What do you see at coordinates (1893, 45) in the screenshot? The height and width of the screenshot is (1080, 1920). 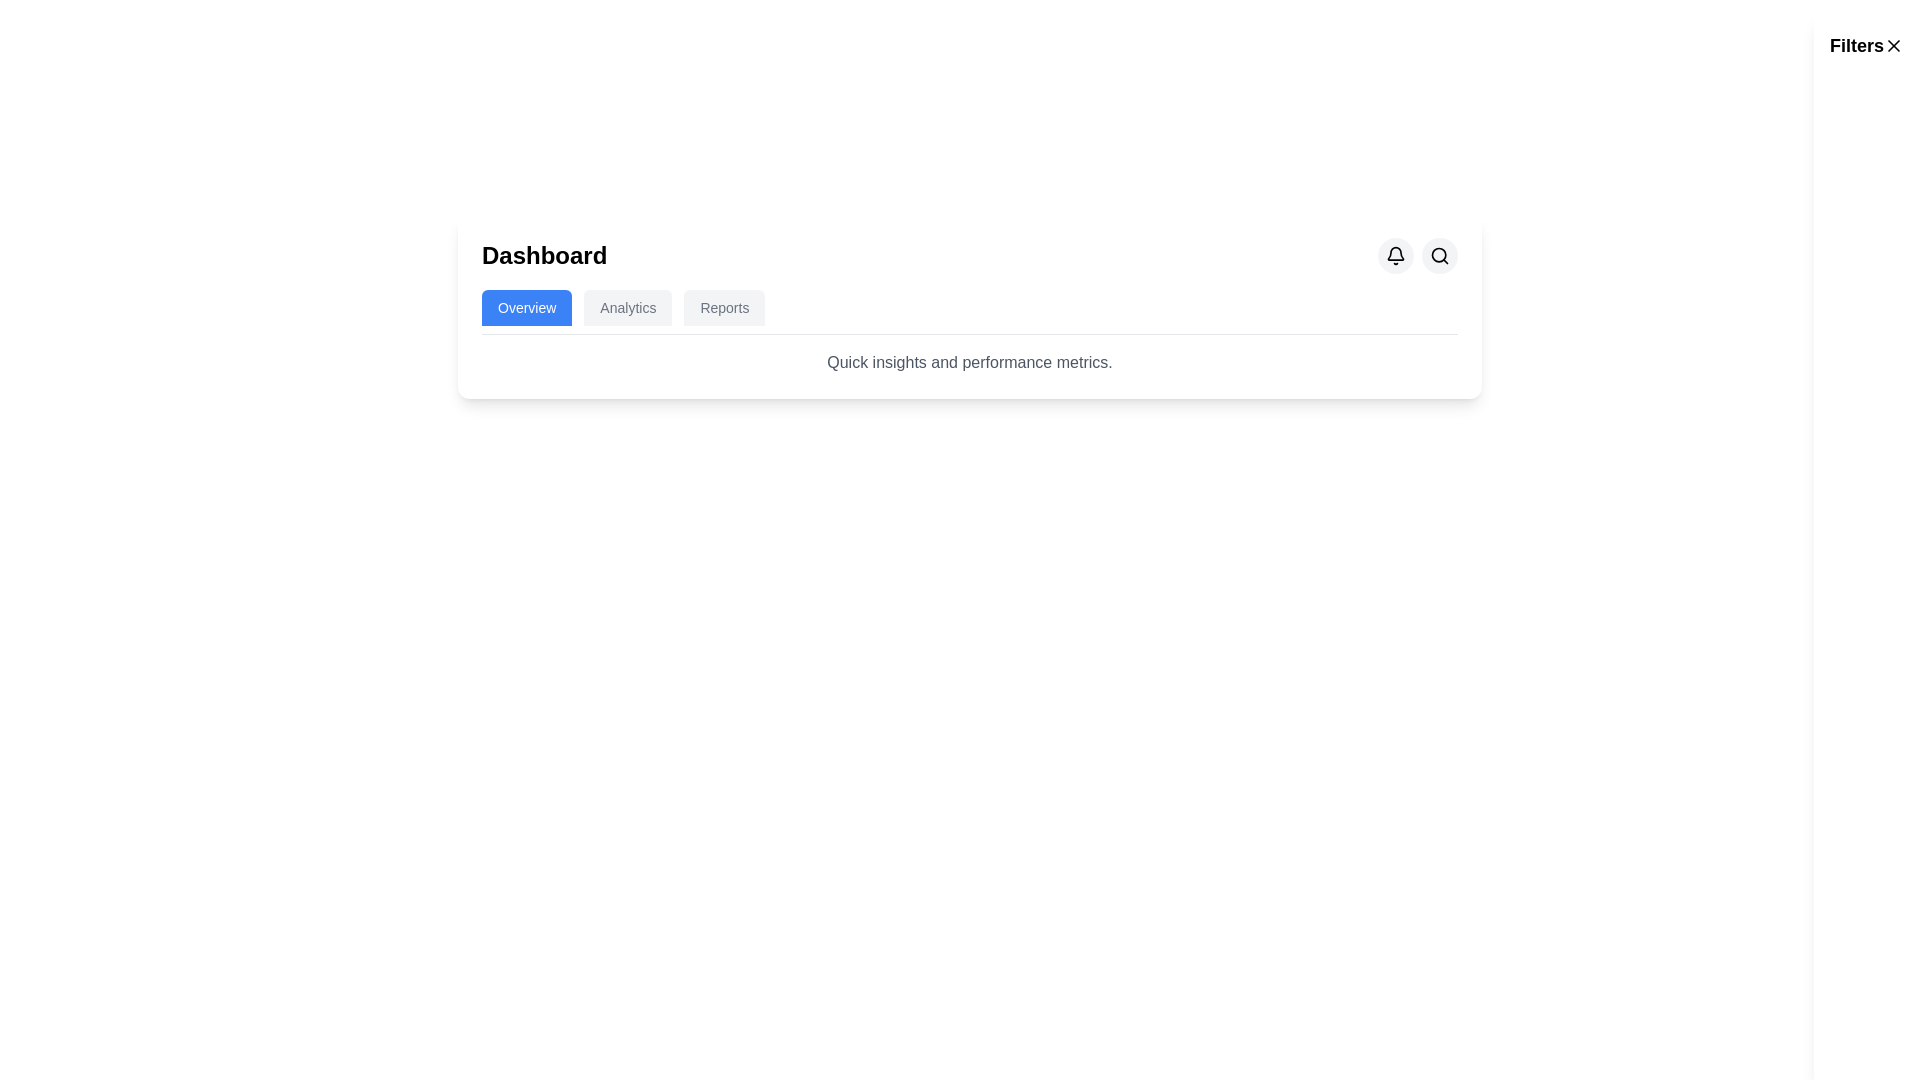 I see `the button located at the far-right of the header section containing the text 'Filters'` at bounding box center [1893, 45].